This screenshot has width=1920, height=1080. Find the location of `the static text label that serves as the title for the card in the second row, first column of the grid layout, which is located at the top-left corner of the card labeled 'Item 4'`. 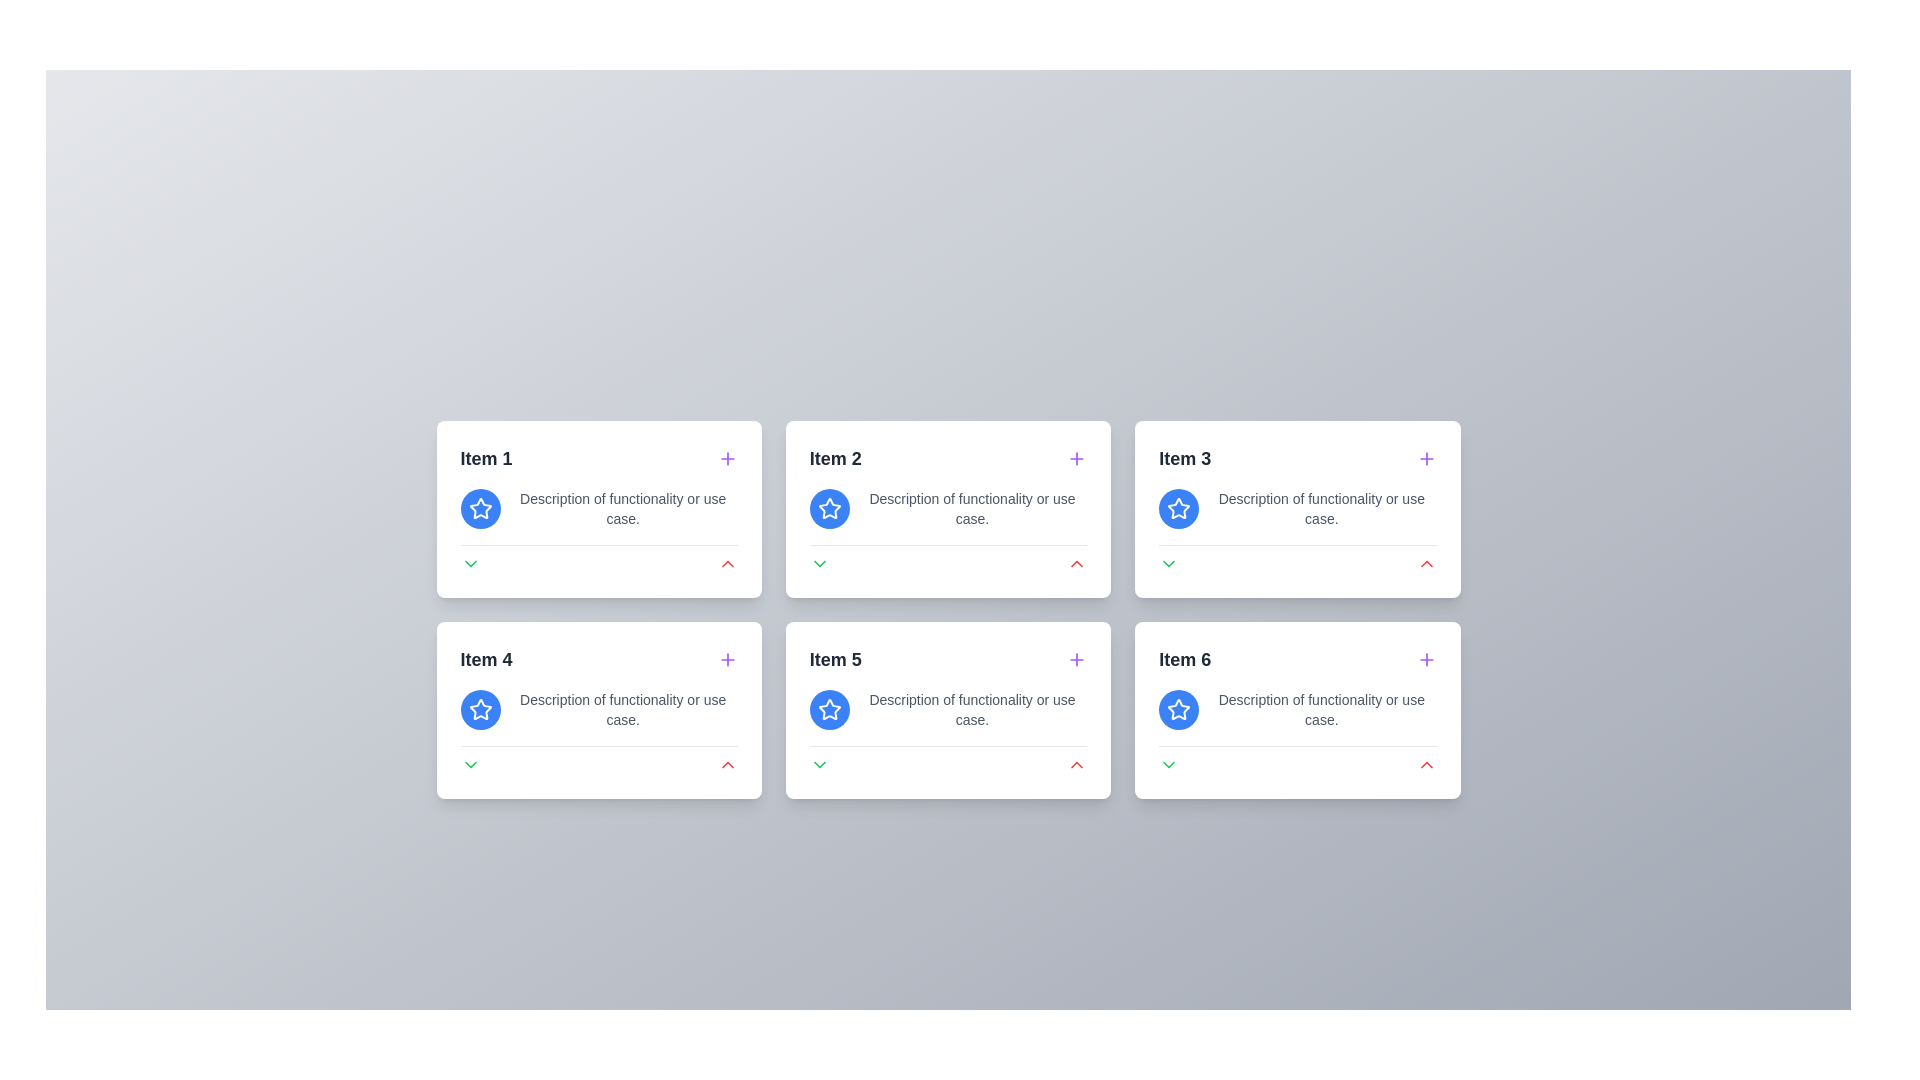

the static text label that serves as the title for the card in the second row, first column of the grid layout, which is located at the top-left corner of the card labeled 'Item 4' is located at coordinates (486, 659).